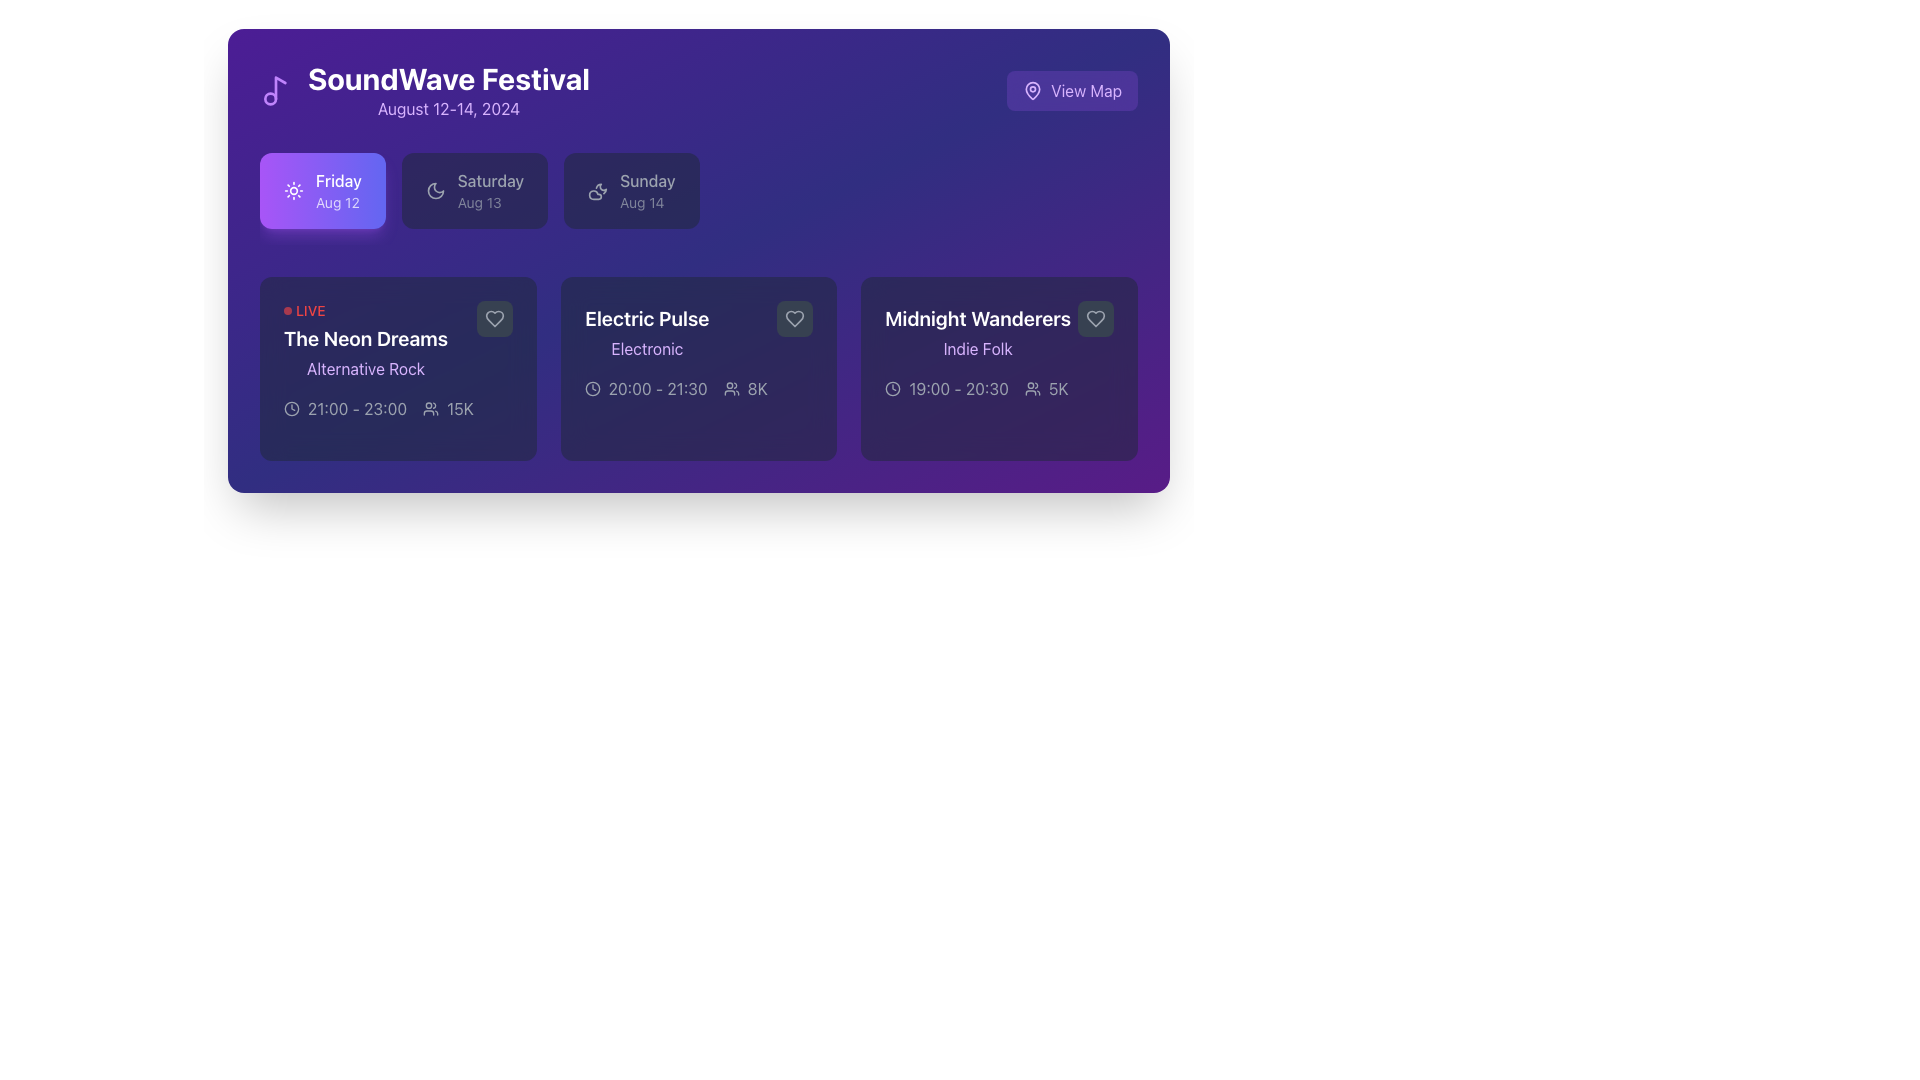 Image resolution: width=1920 pixels, height=1080 pixels. I want to click on the compact vector-based graphical icon resembling a group of people, which is positioned to the left of the '5K' text label in the bottom-right card of the interface, so click(1032, 389).